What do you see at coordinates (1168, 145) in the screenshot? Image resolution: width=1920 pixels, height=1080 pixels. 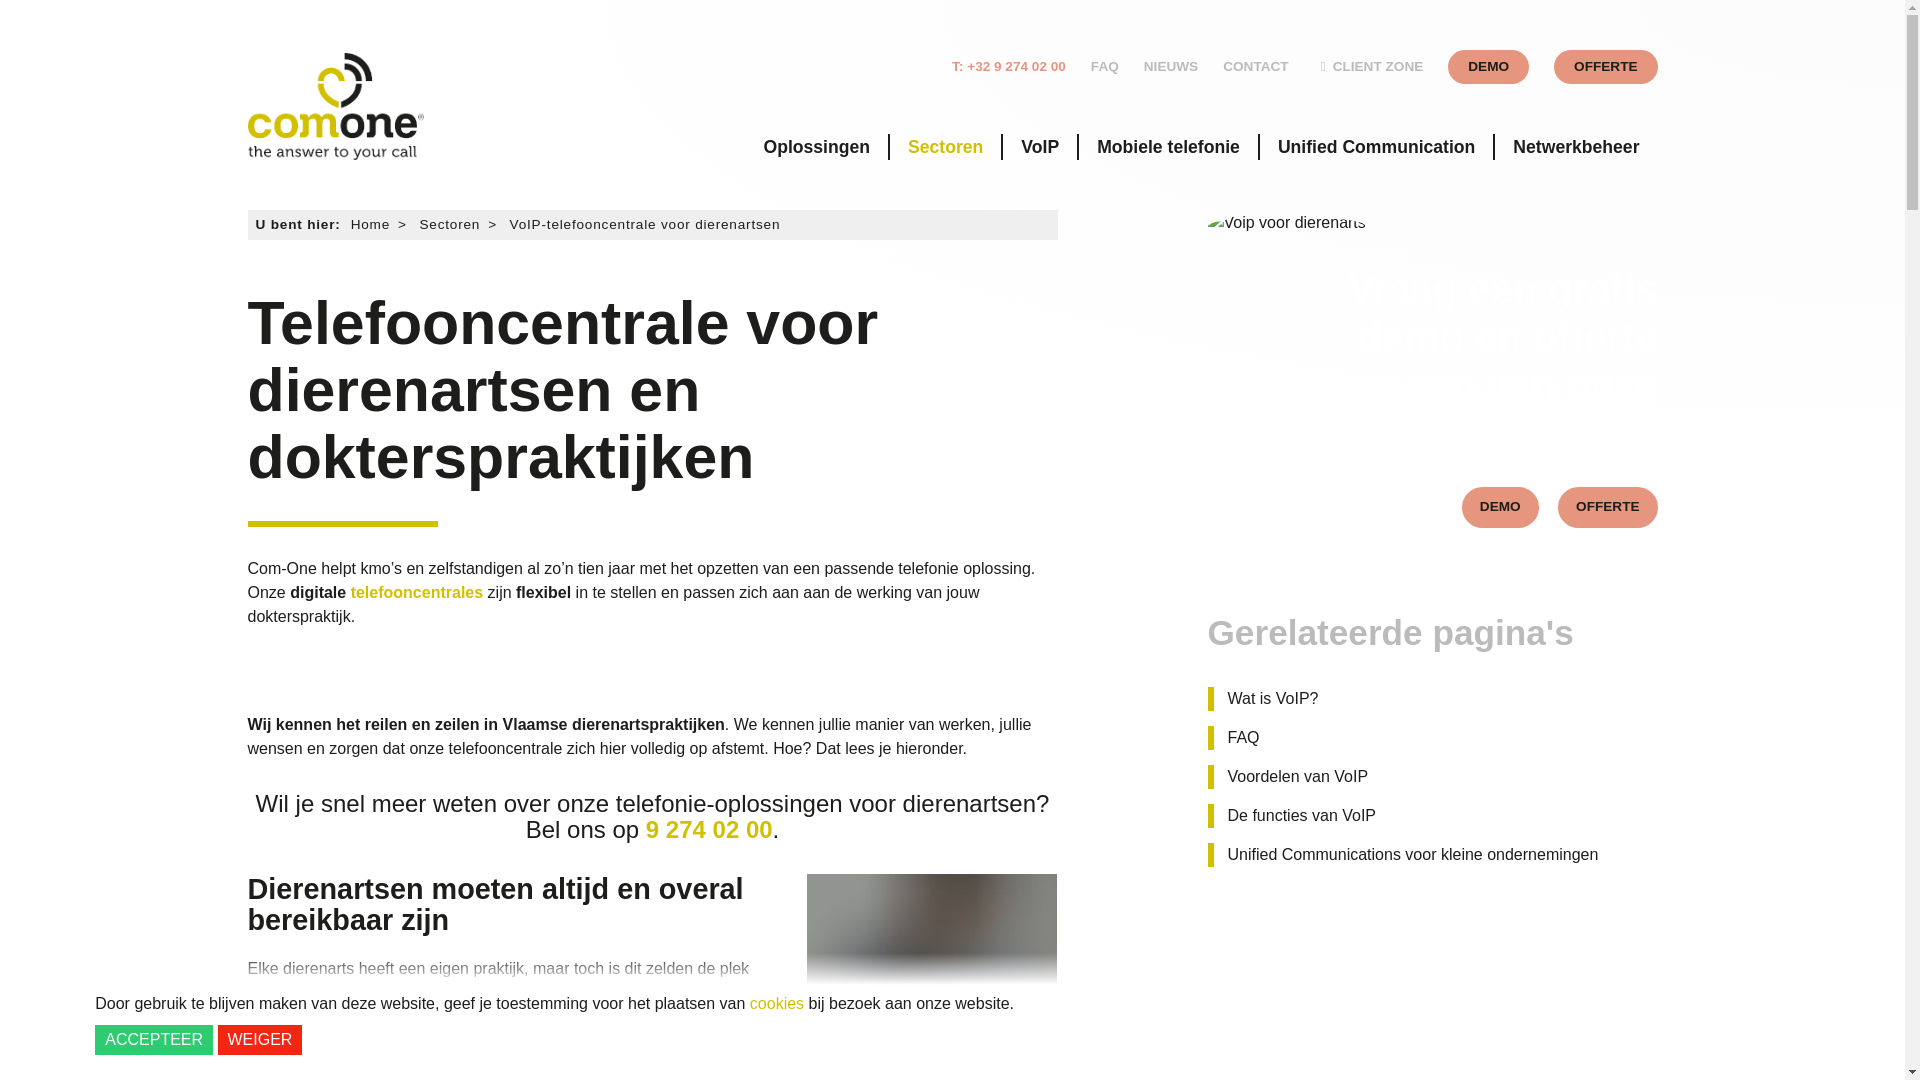 I see `'Mobiele telefonie'` at bounding box center [1168, 145].